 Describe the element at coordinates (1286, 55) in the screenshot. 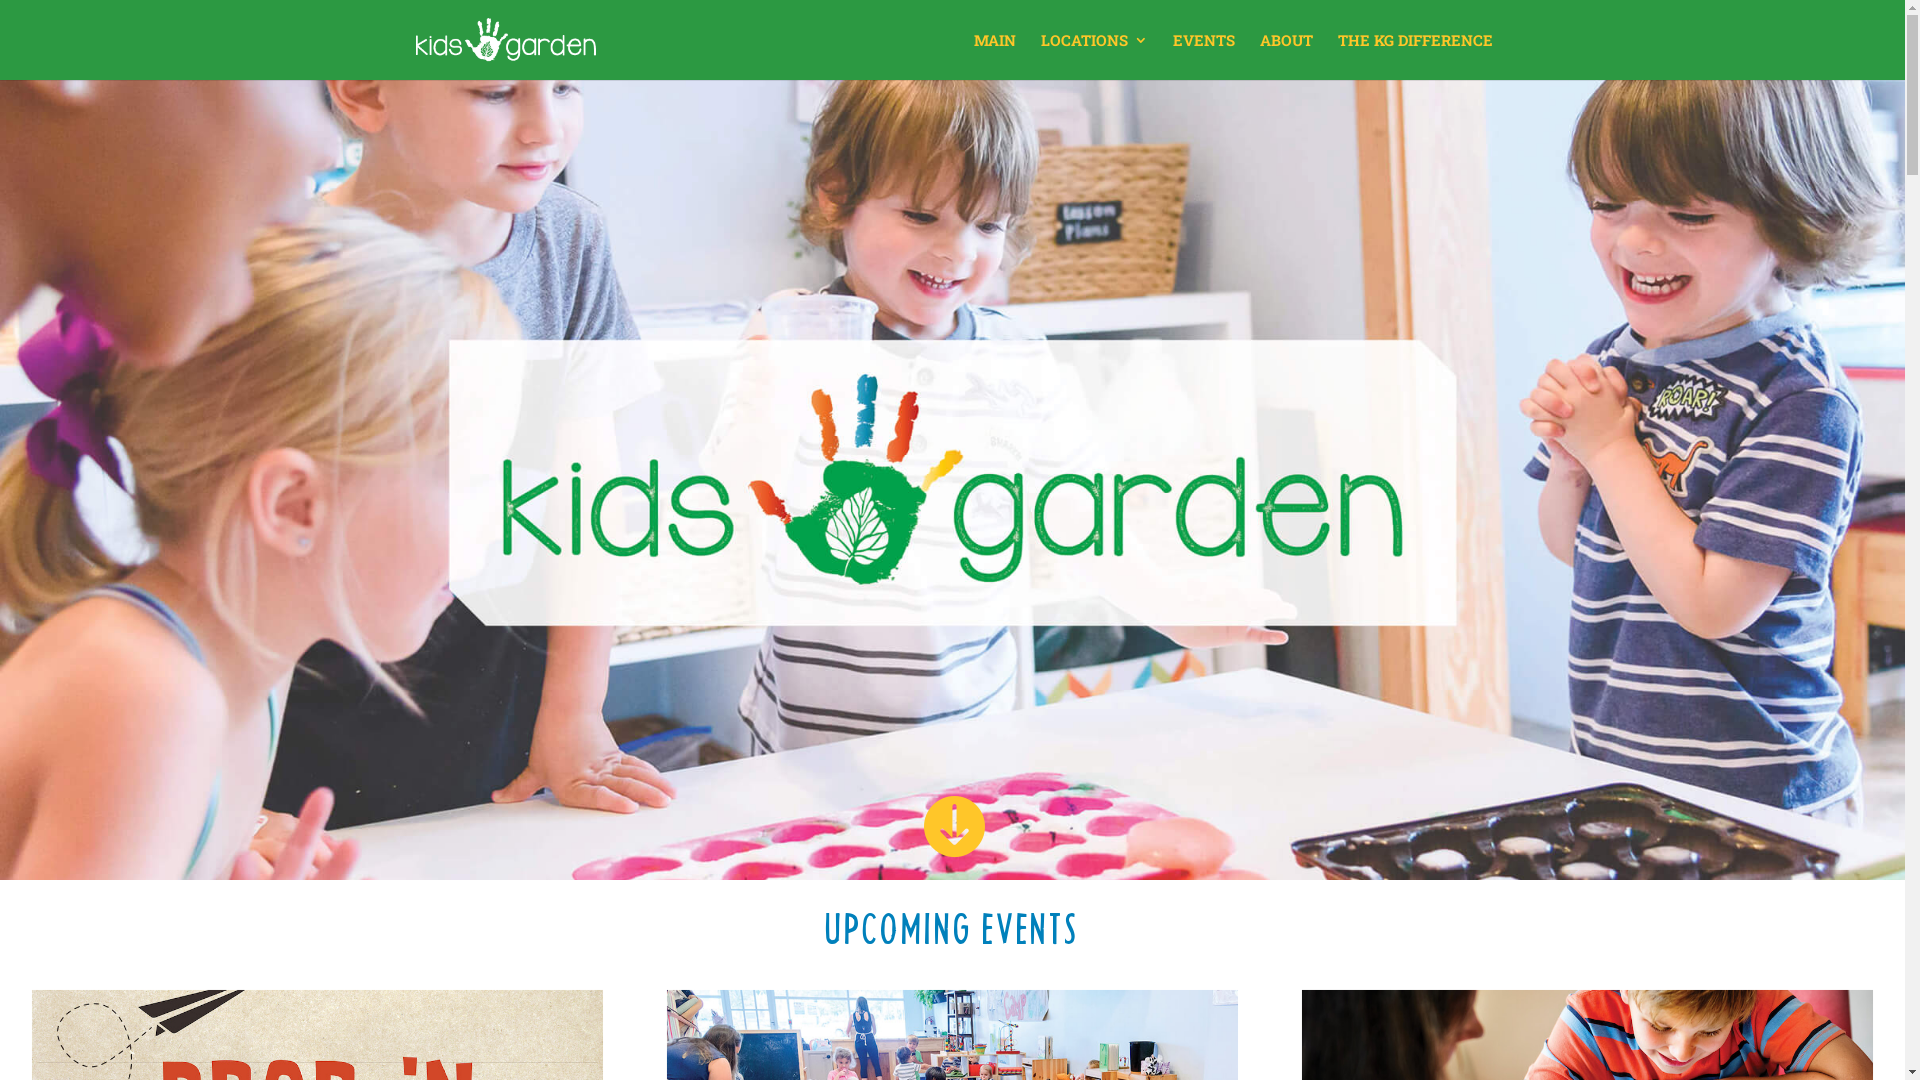

I see `'ABOUT'` at that location.